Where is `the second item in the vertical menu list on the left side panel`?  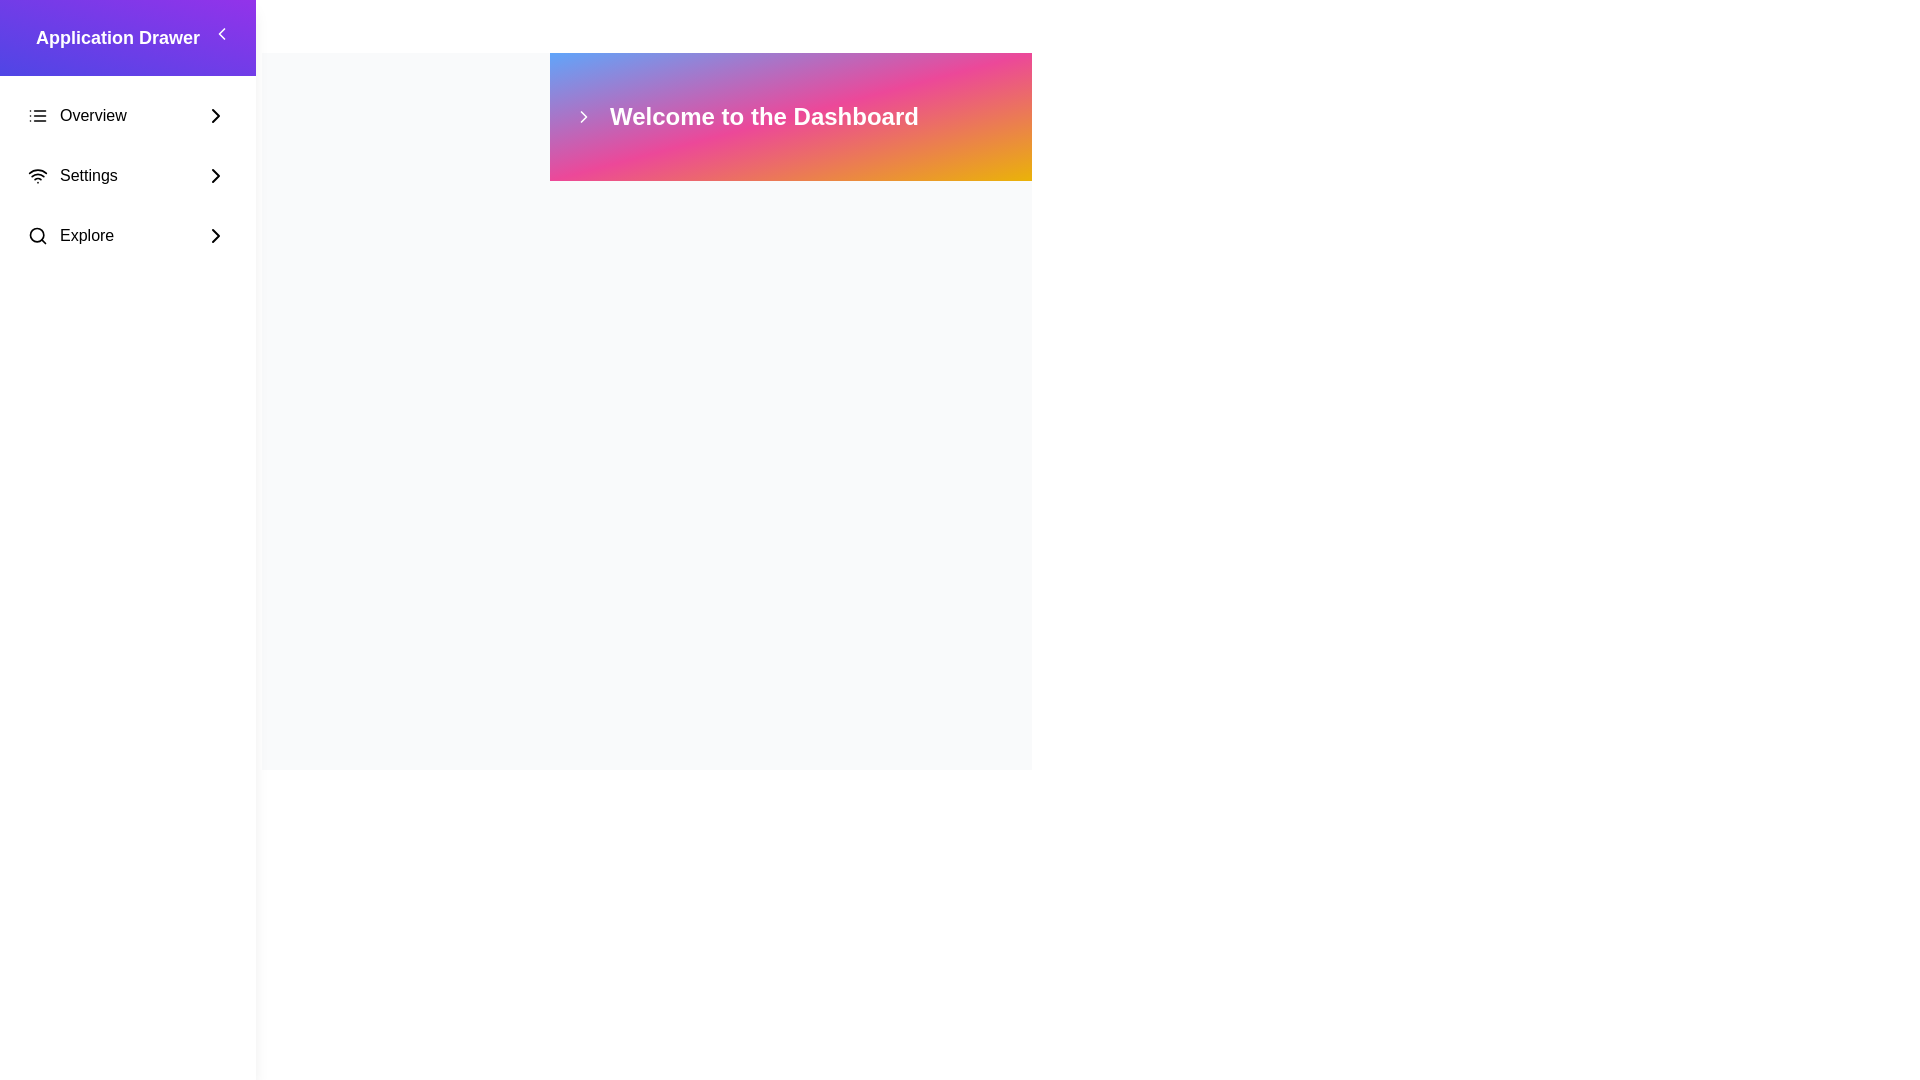 the second item in the vertical menu list on the left side panel is located at coordinates (127, 175).